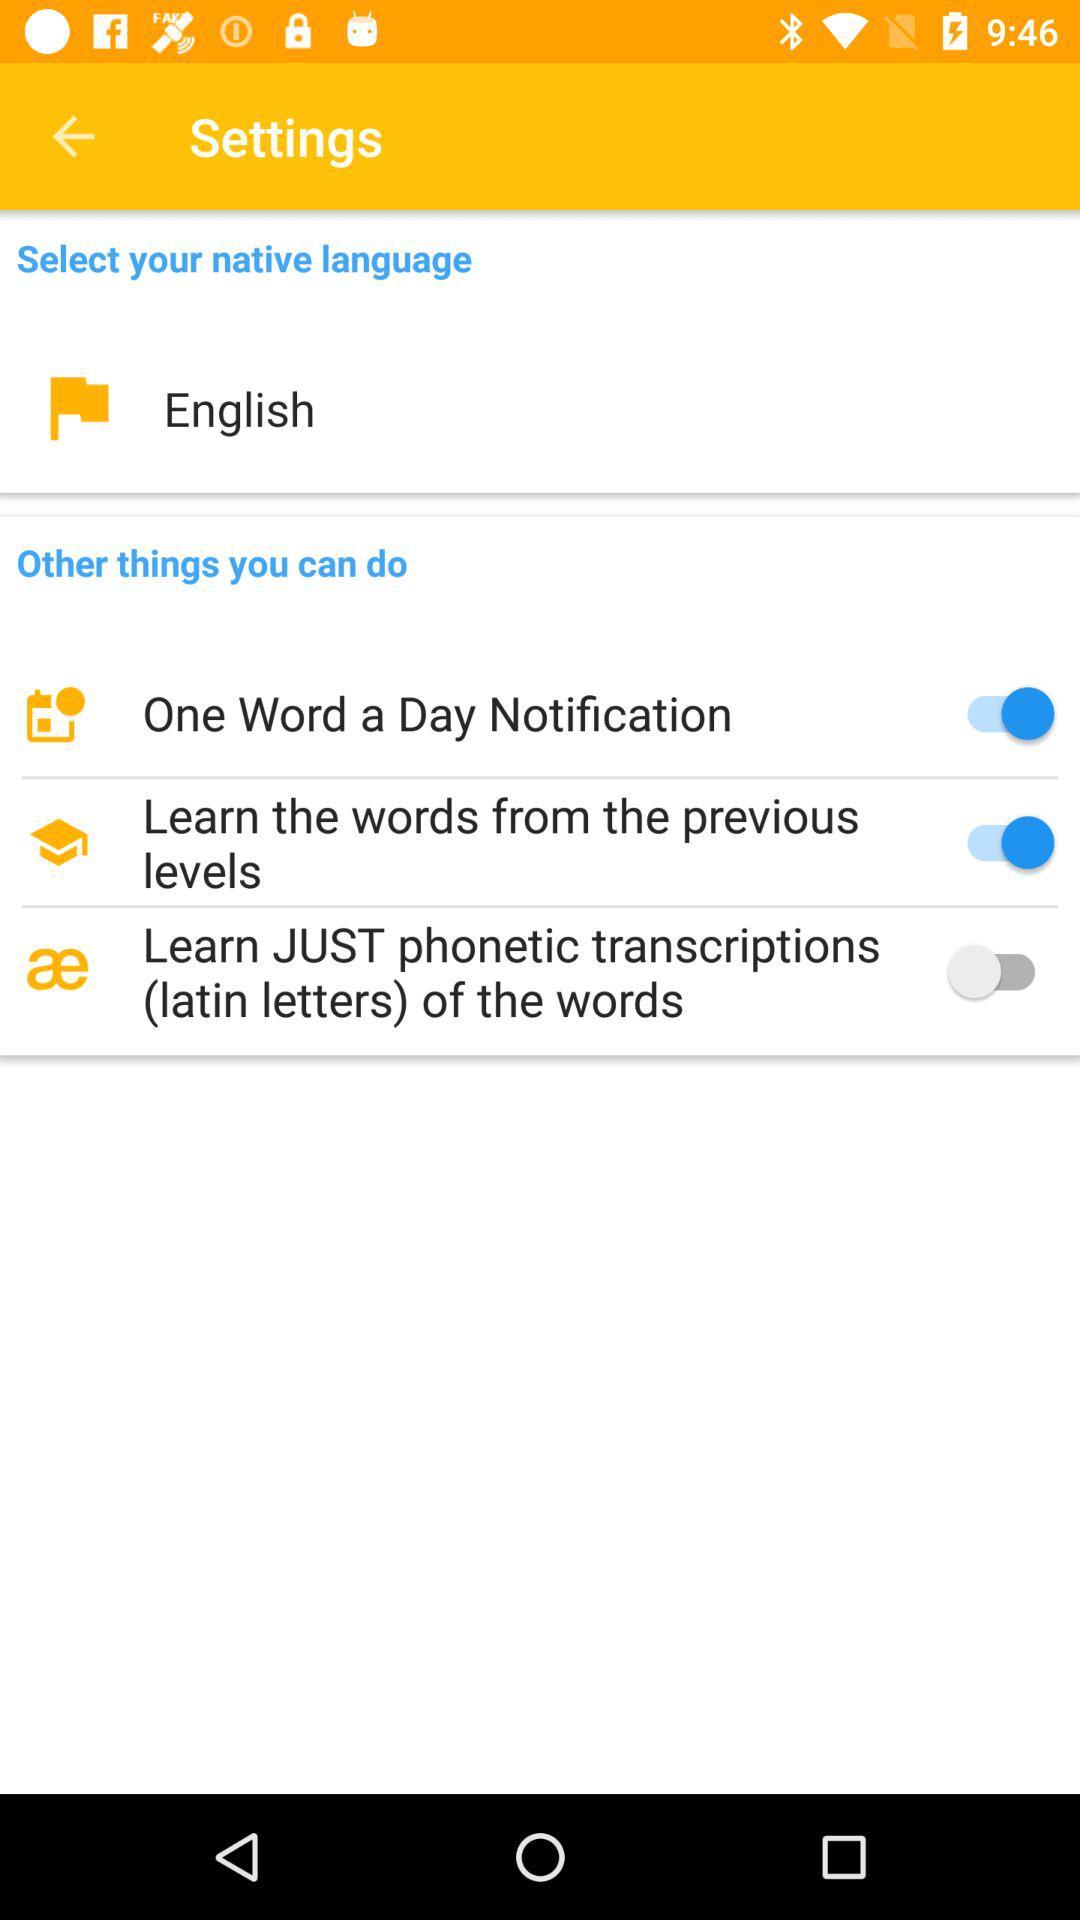 The height and width of the screenshot is (1920, 1080). What do you see at coordinates (540, 971) in the screenshot?
I see `the learn just phonetic` at bounding box center [540, 971].